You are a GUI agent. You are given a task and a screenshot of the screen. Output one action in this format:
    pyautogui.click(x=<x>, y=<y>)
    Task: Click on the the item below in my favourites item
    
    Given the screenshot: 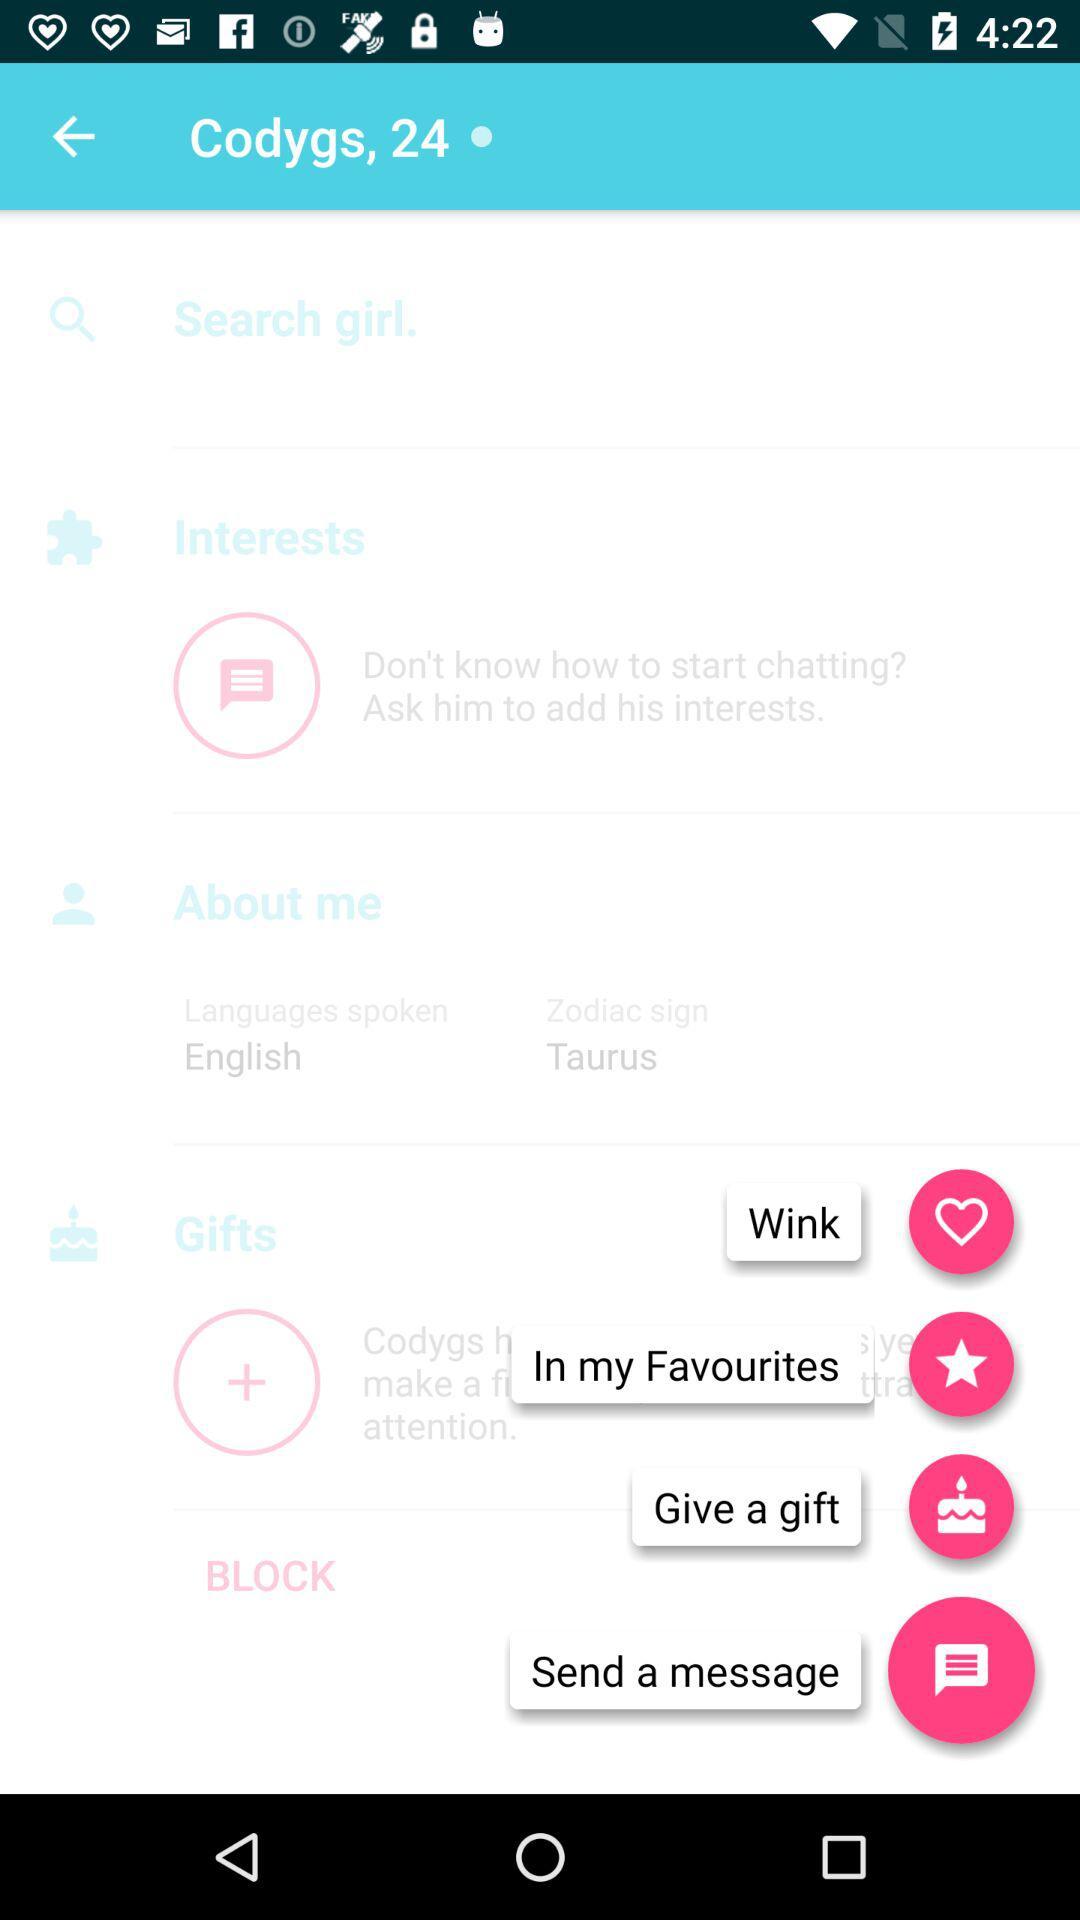 What is the action you would take?
    pyautogui.click(x=746, y=1506)
    